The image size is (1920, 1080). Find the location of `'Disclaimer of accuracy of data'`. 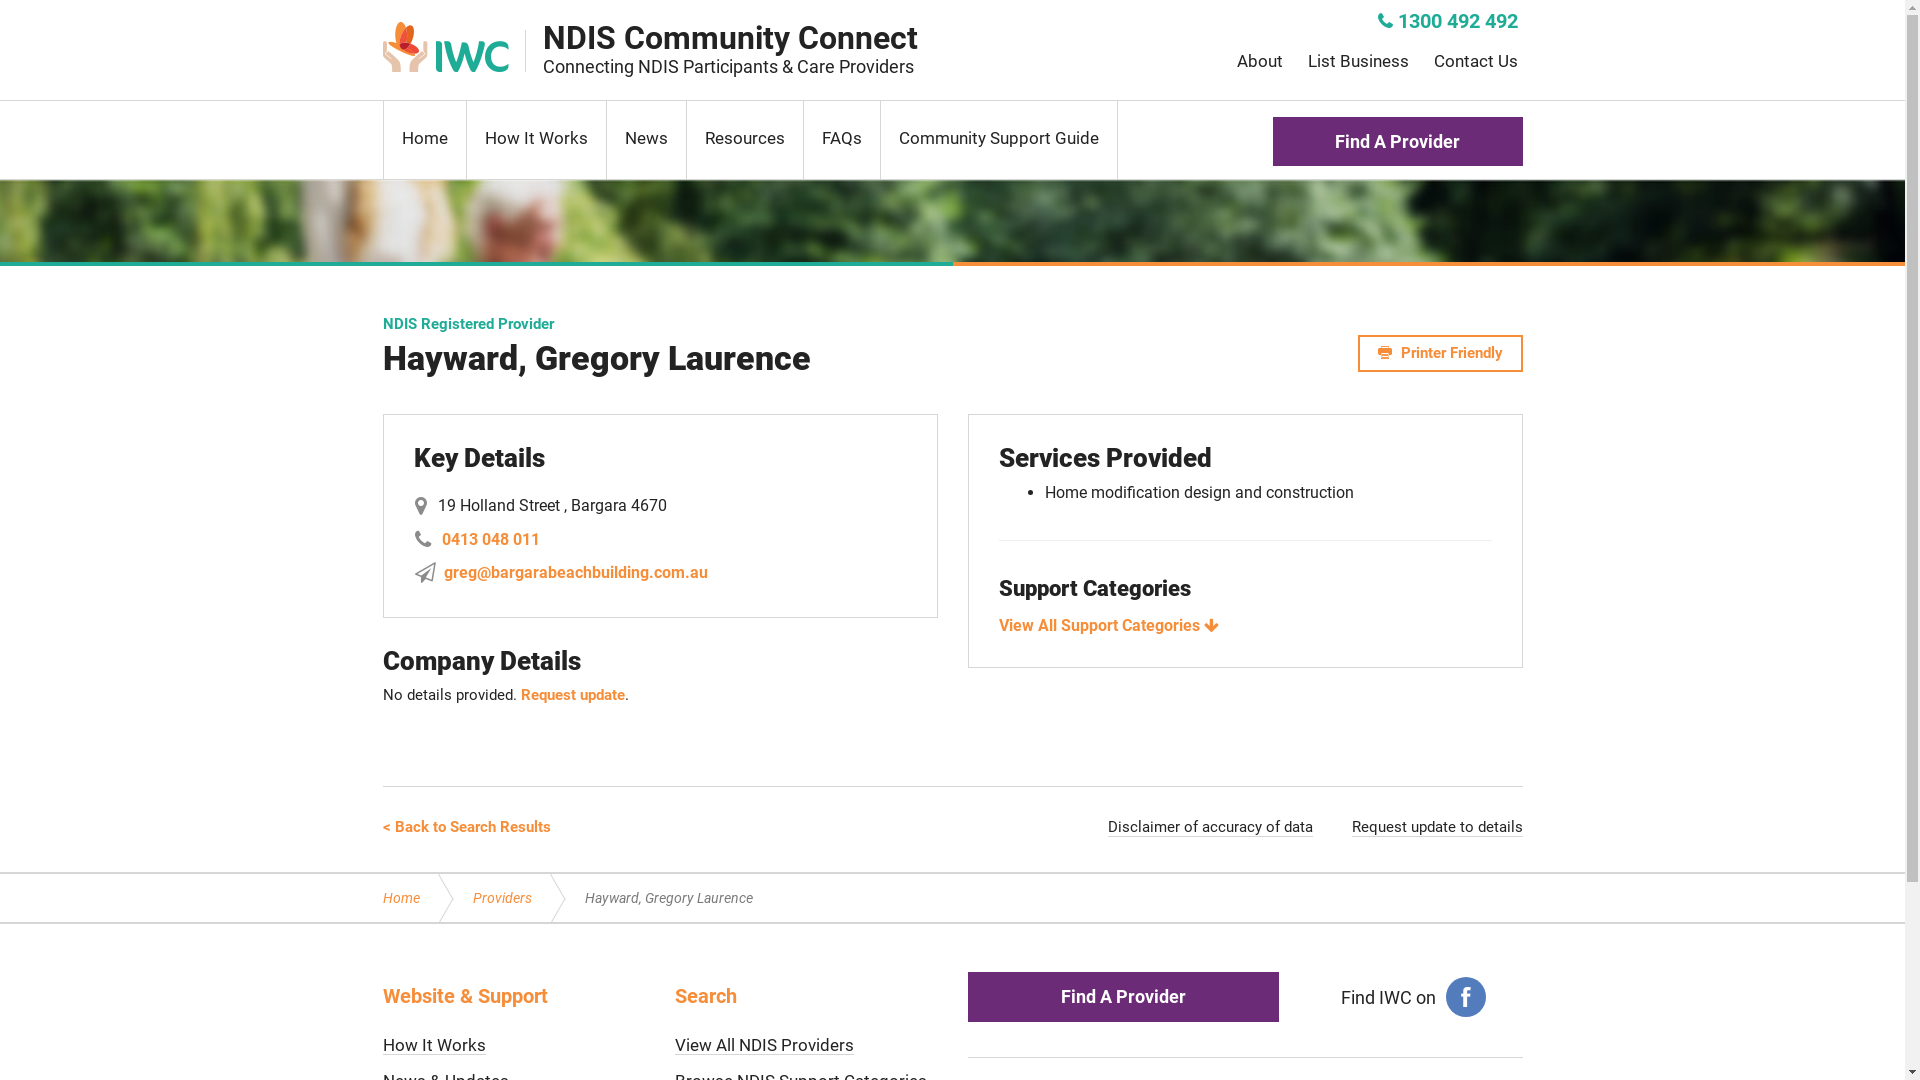

'Disclaimer of accuracy of data' is located at coordinates (1209, 827).